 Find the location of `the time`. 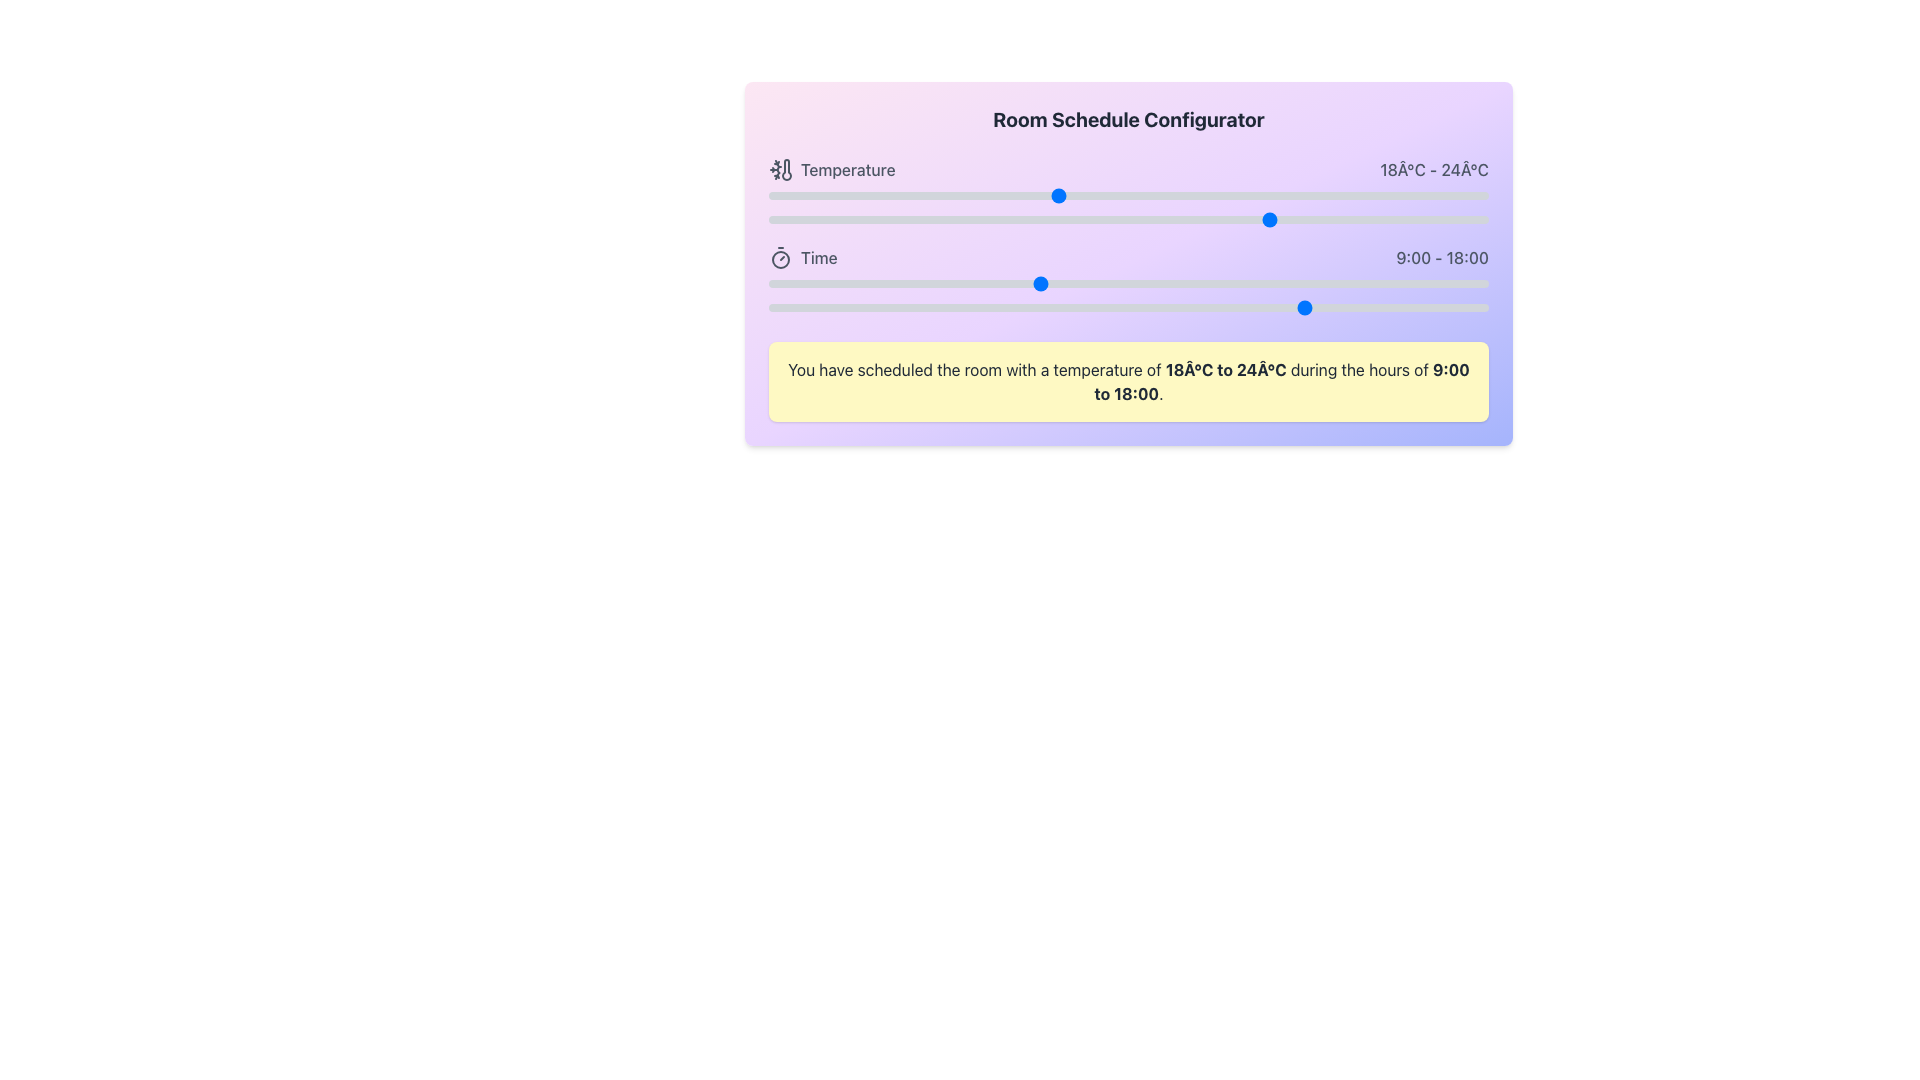

the time is located at coordinates (1128, 284).